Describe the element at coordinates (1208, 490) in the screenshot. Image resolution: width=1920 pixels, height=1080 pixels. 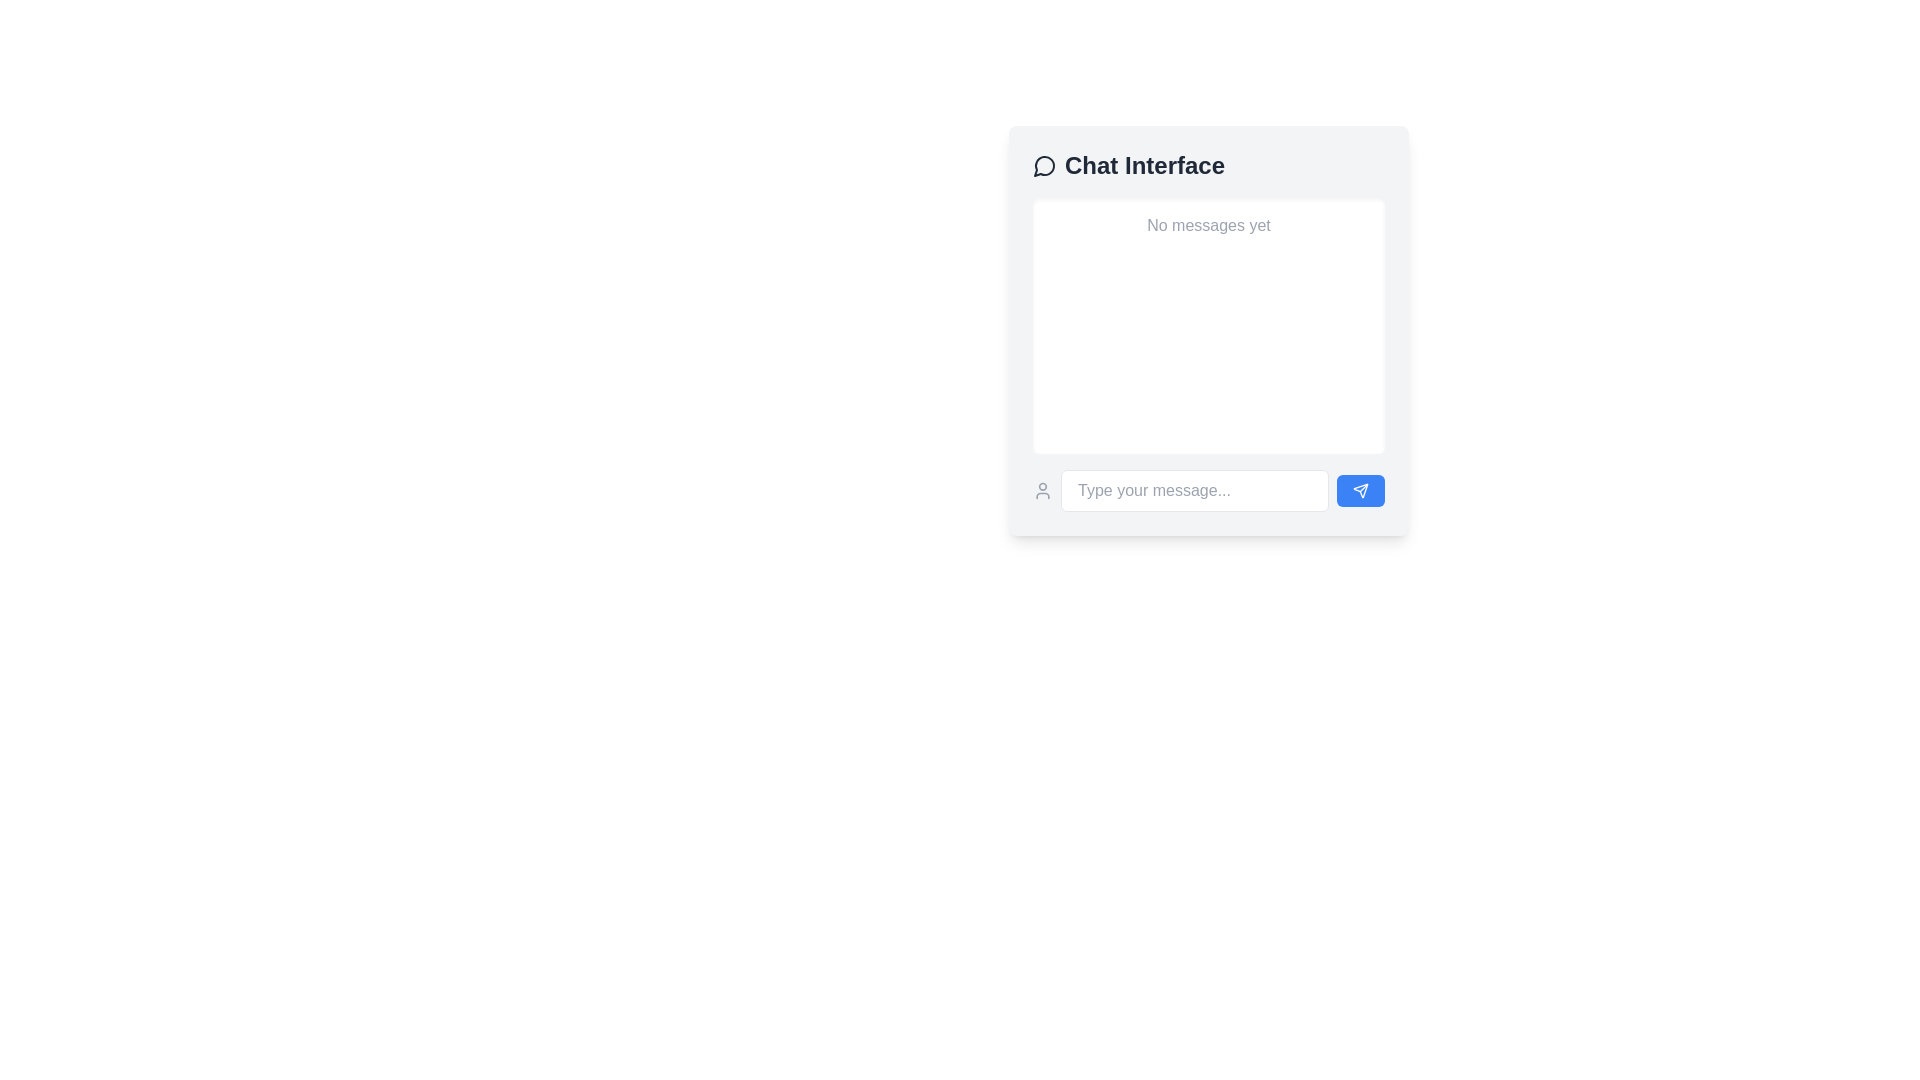
I see `the input box in the Input and Button Group at the bottom of the chat interface to focus and type a message` at that location.